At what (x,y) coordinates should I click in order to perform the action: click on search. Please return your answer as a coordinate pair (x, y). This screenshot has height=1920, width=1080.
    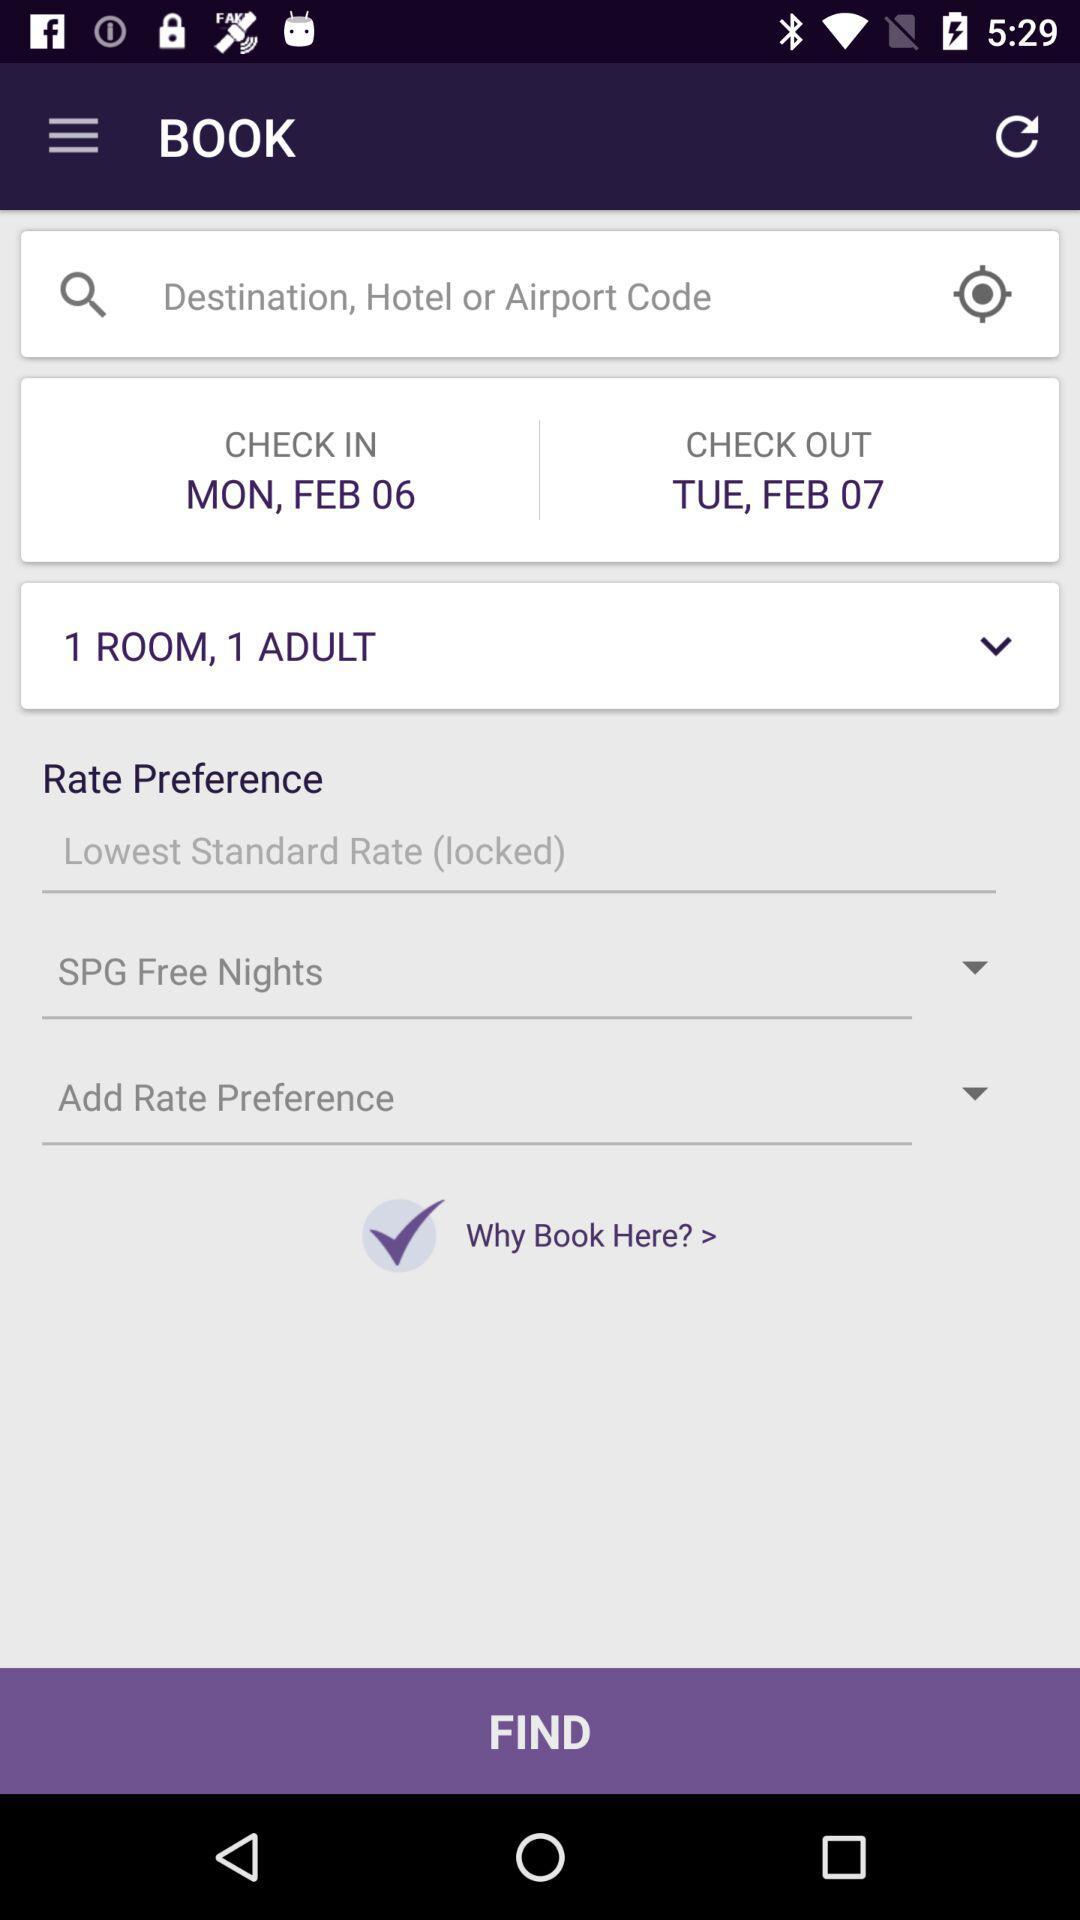
    Looking at the image, I should click on (489, 292).